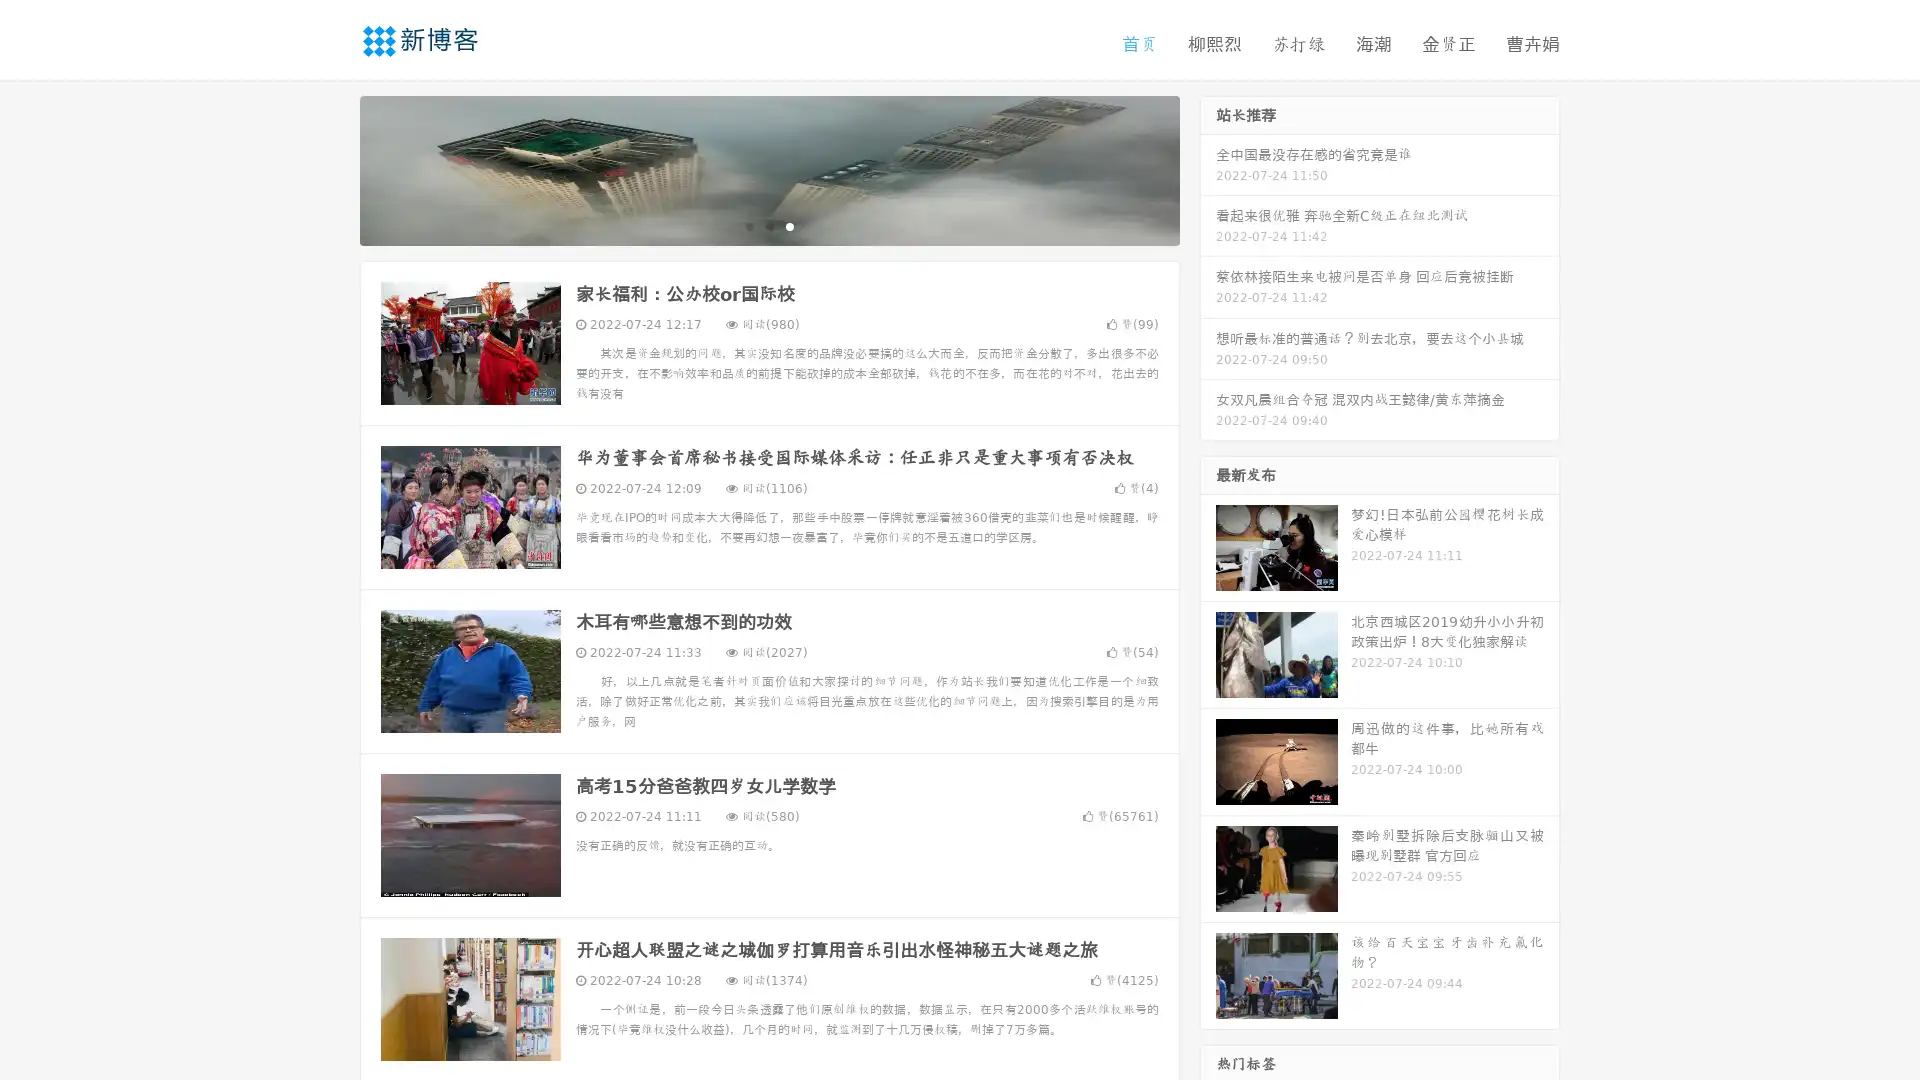  I want to click on Go to slide 1, so click(748, 225).